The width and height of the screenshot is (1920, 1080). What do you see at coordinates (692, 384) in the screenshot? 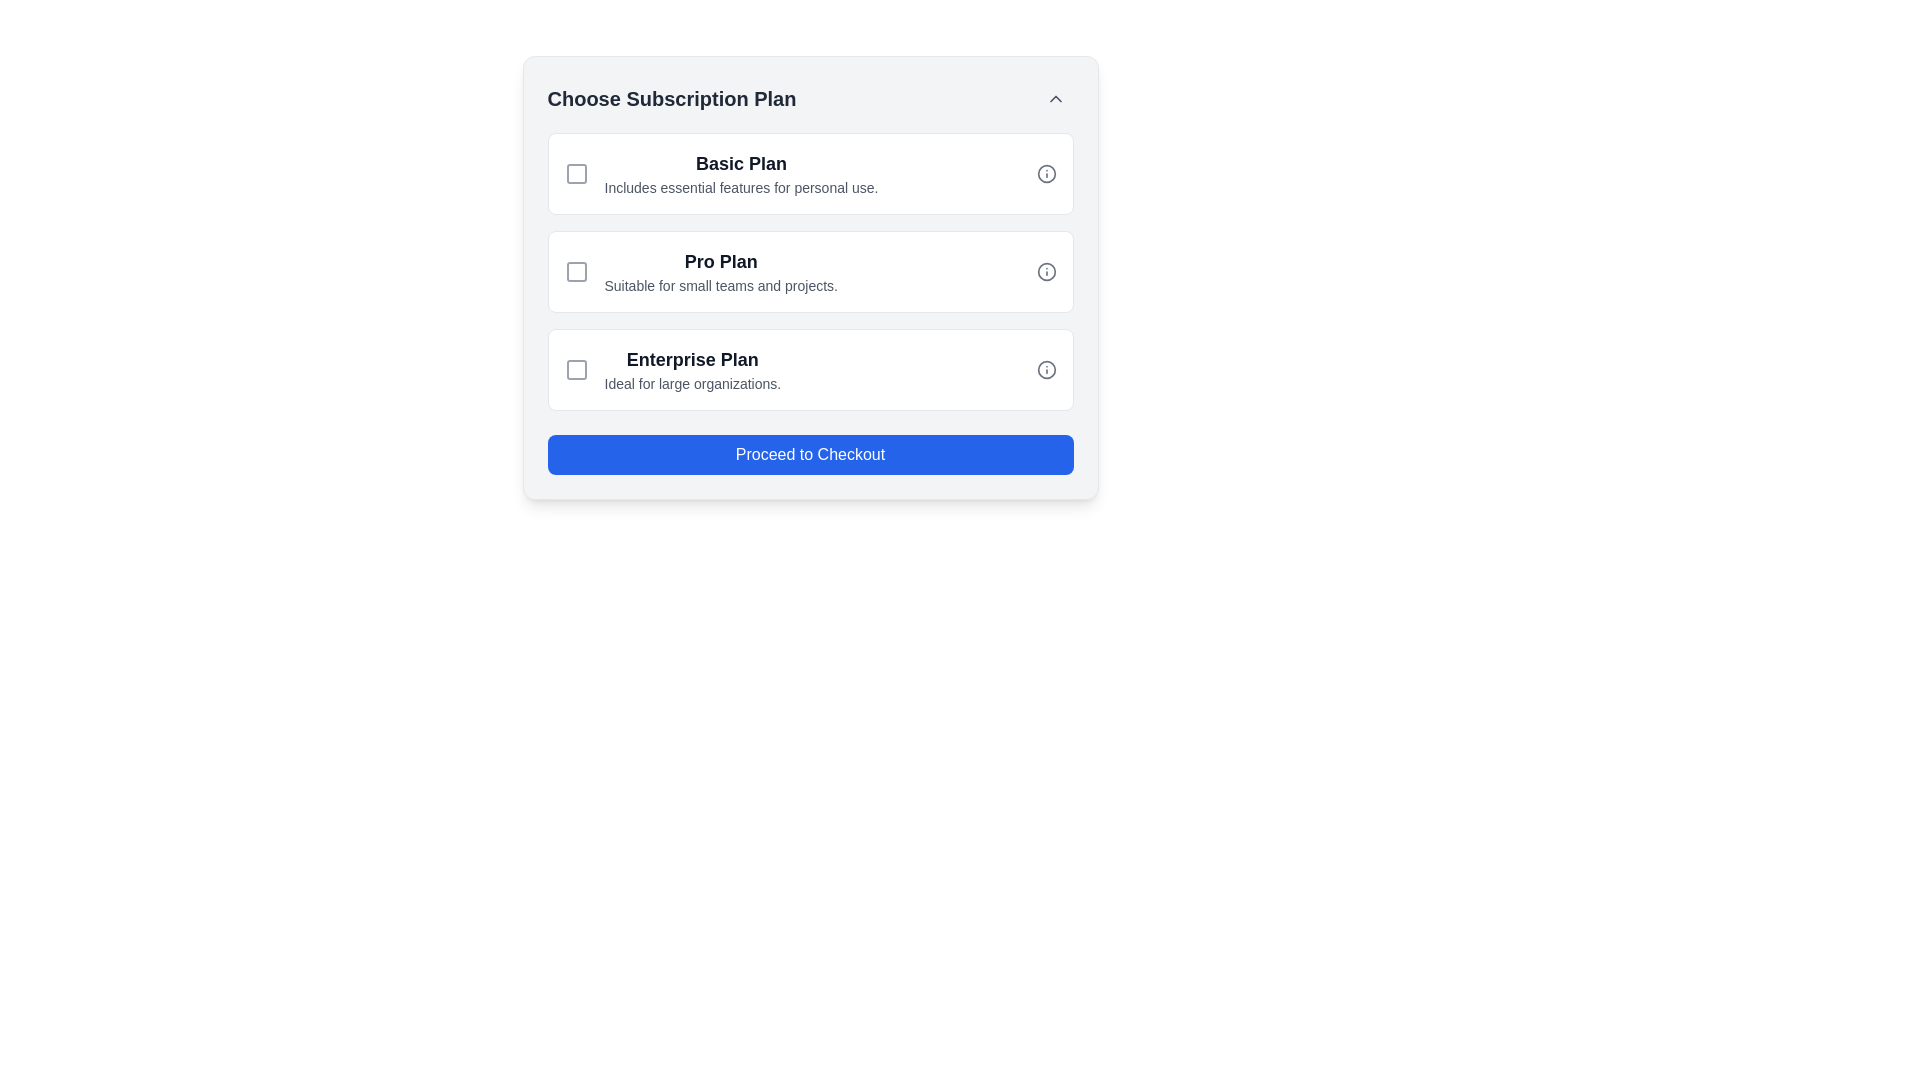
I see `the text label reading 'Ideal for large organizations.', which is located below the 'Enterprise Plan' title in the subscription option block labeled 'Enterprise Plan'` at bounding box center [692, 384].